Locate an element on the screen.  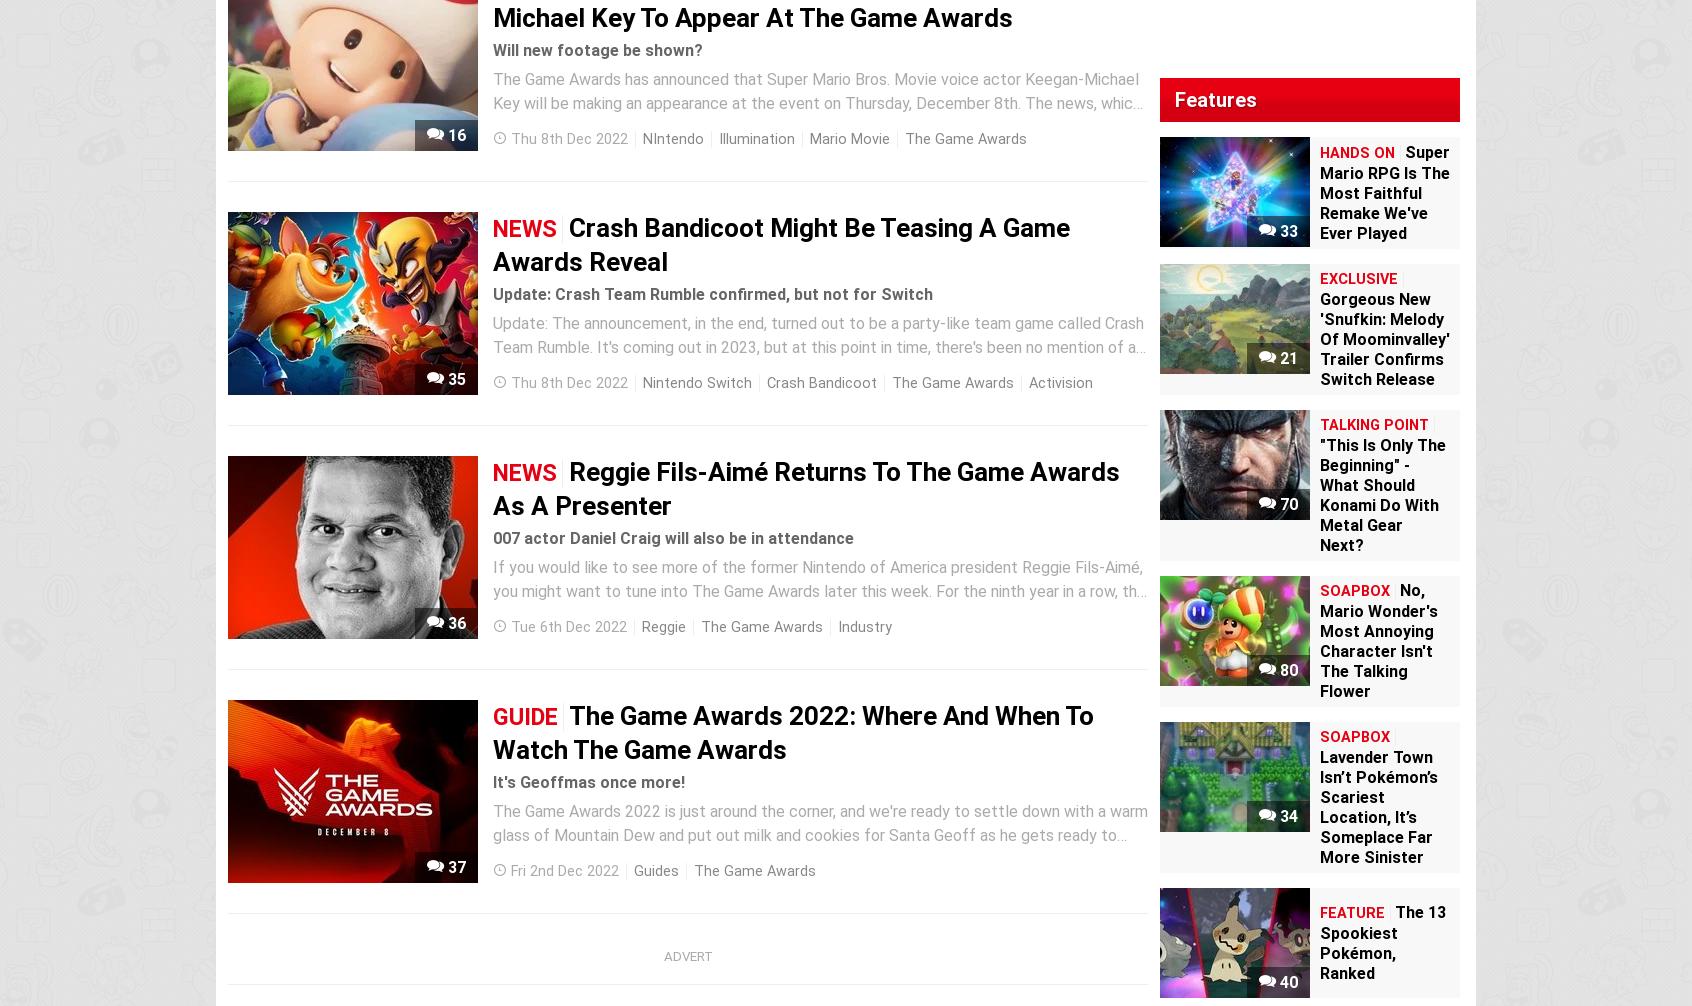
'Update: Crash Team Rumble confirmed, but not for Switch' is located at coordinates (492, 293).